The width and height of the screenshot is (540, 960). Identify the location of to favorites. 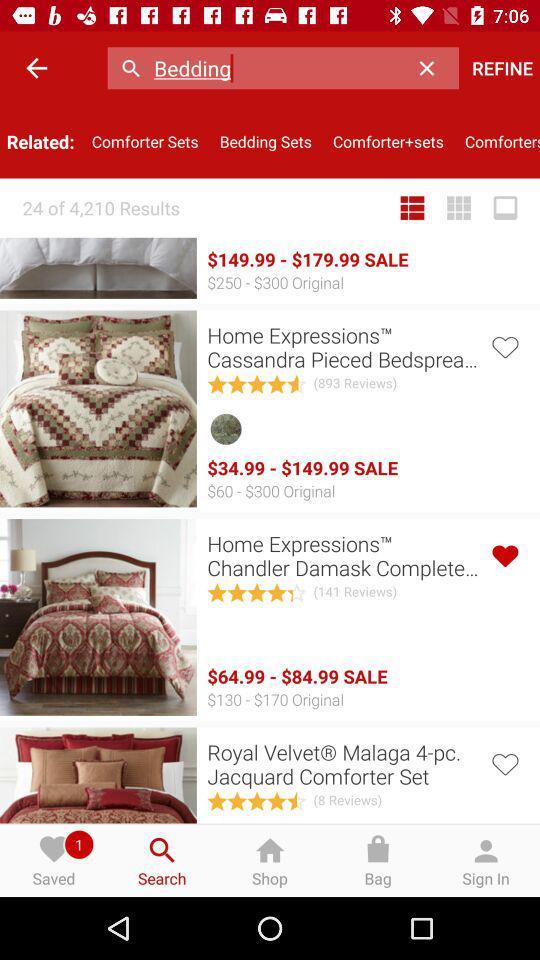
(503, 345).